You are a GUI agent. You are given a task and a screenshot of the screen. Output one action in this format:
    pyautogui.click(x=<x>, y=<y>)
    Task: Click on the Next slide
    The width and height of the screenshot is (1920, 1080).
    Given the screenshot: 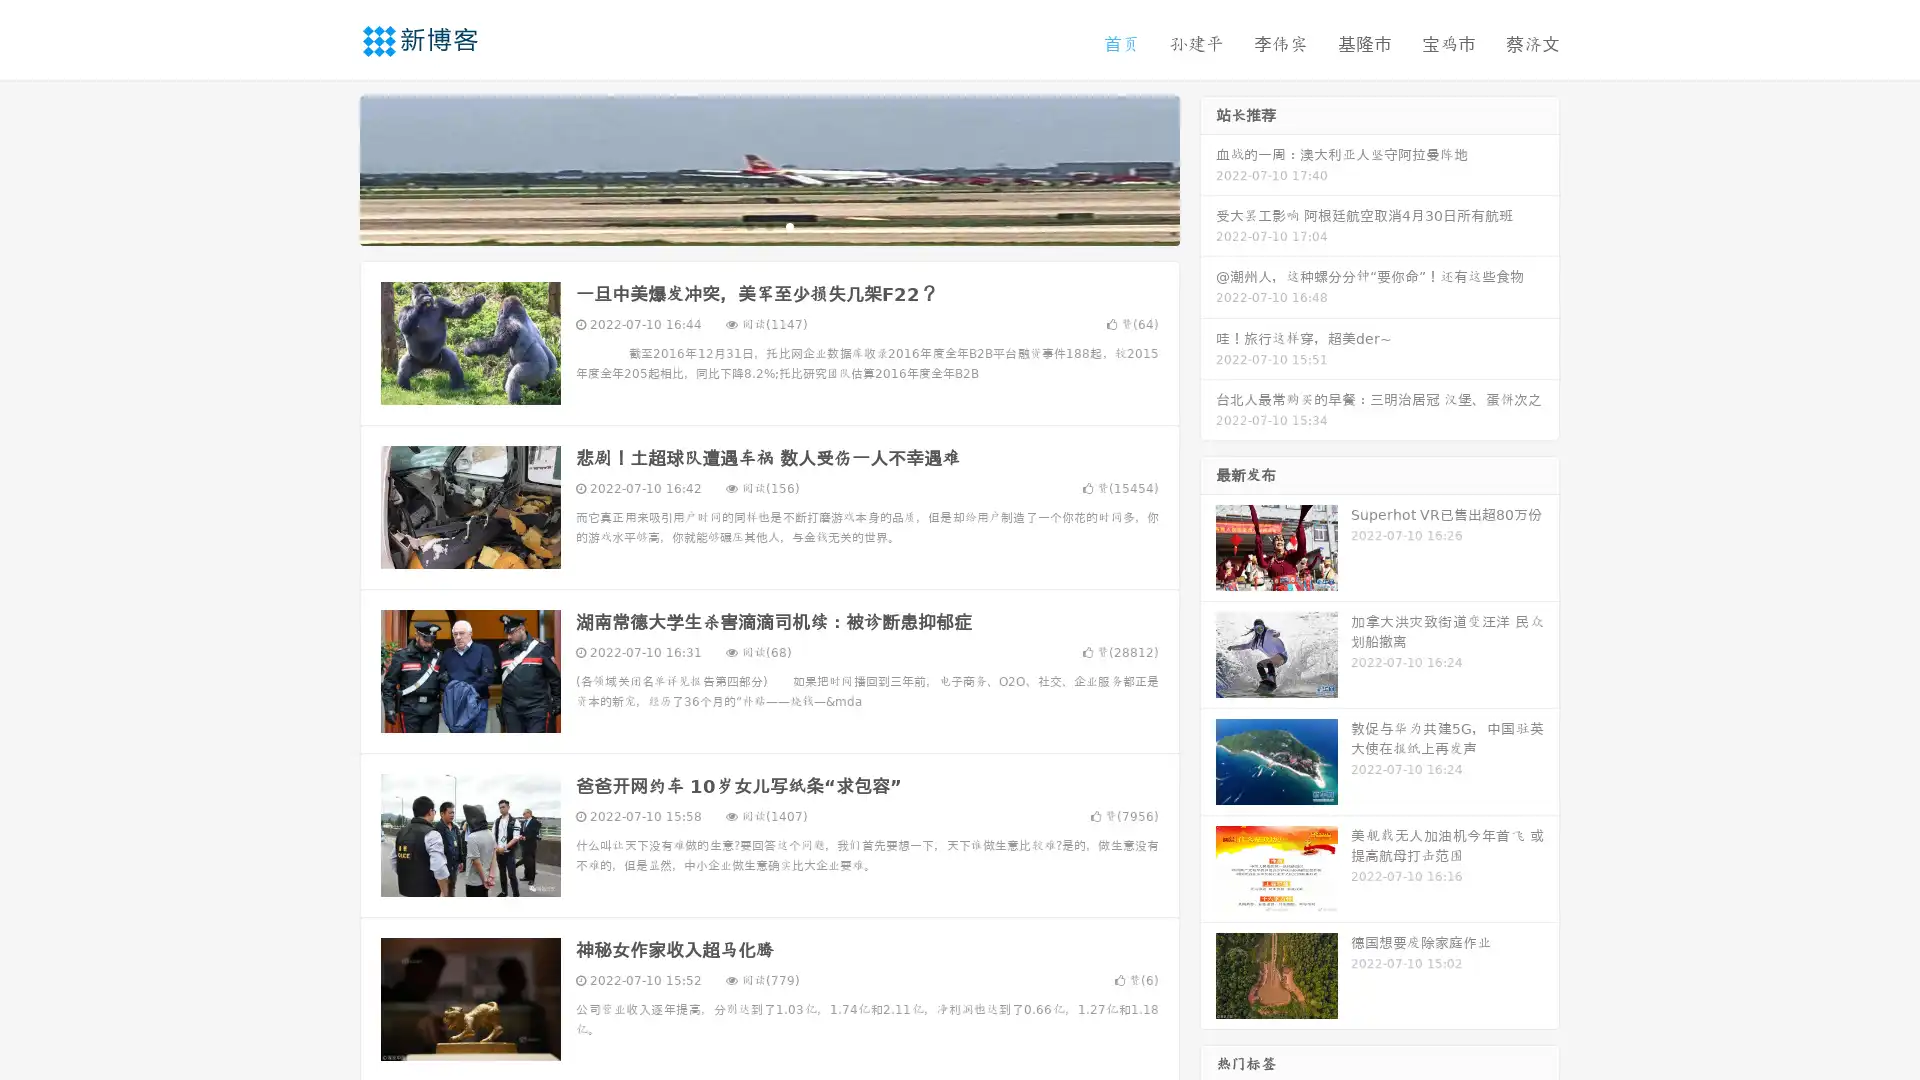 What is the action you would take?
    pyautogui.click(x=1208, y=168)
    